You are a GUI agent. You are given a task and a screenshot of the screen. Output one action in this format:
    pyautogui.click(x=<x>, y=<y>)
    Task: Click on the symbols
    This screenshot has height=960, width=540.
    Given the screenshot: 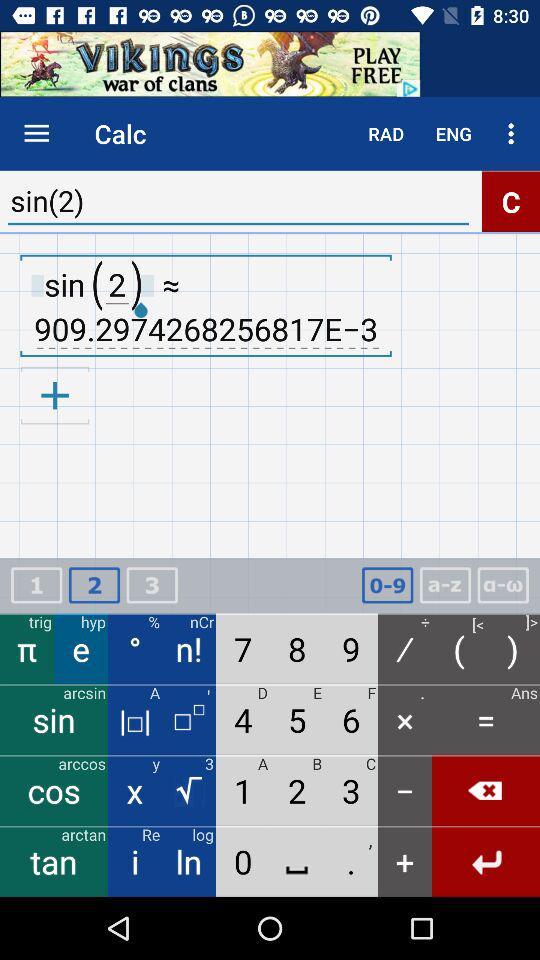 What is the action you would take?
    pyautogui.click(x=502, y=585)
    